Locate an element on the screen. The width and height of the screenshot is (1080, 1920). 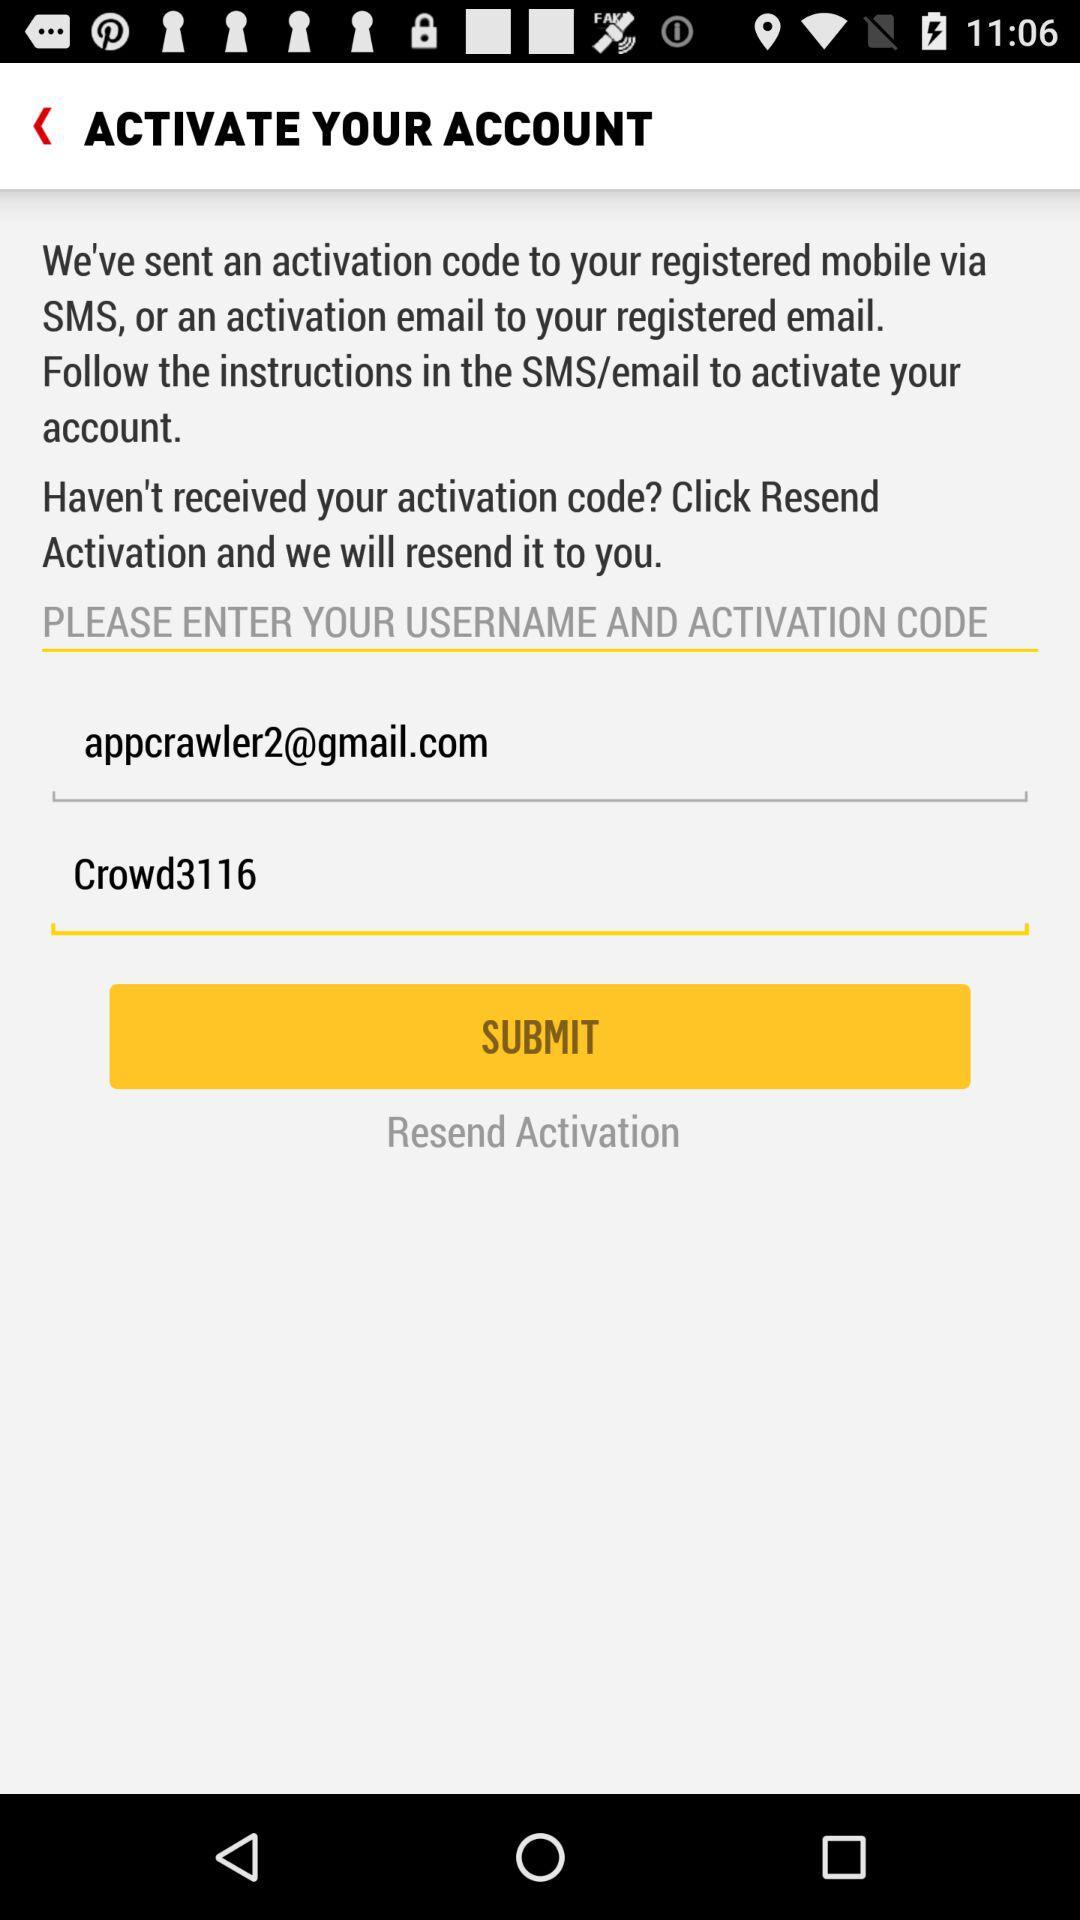
the submit icon is located at coordinates (540, 1036).